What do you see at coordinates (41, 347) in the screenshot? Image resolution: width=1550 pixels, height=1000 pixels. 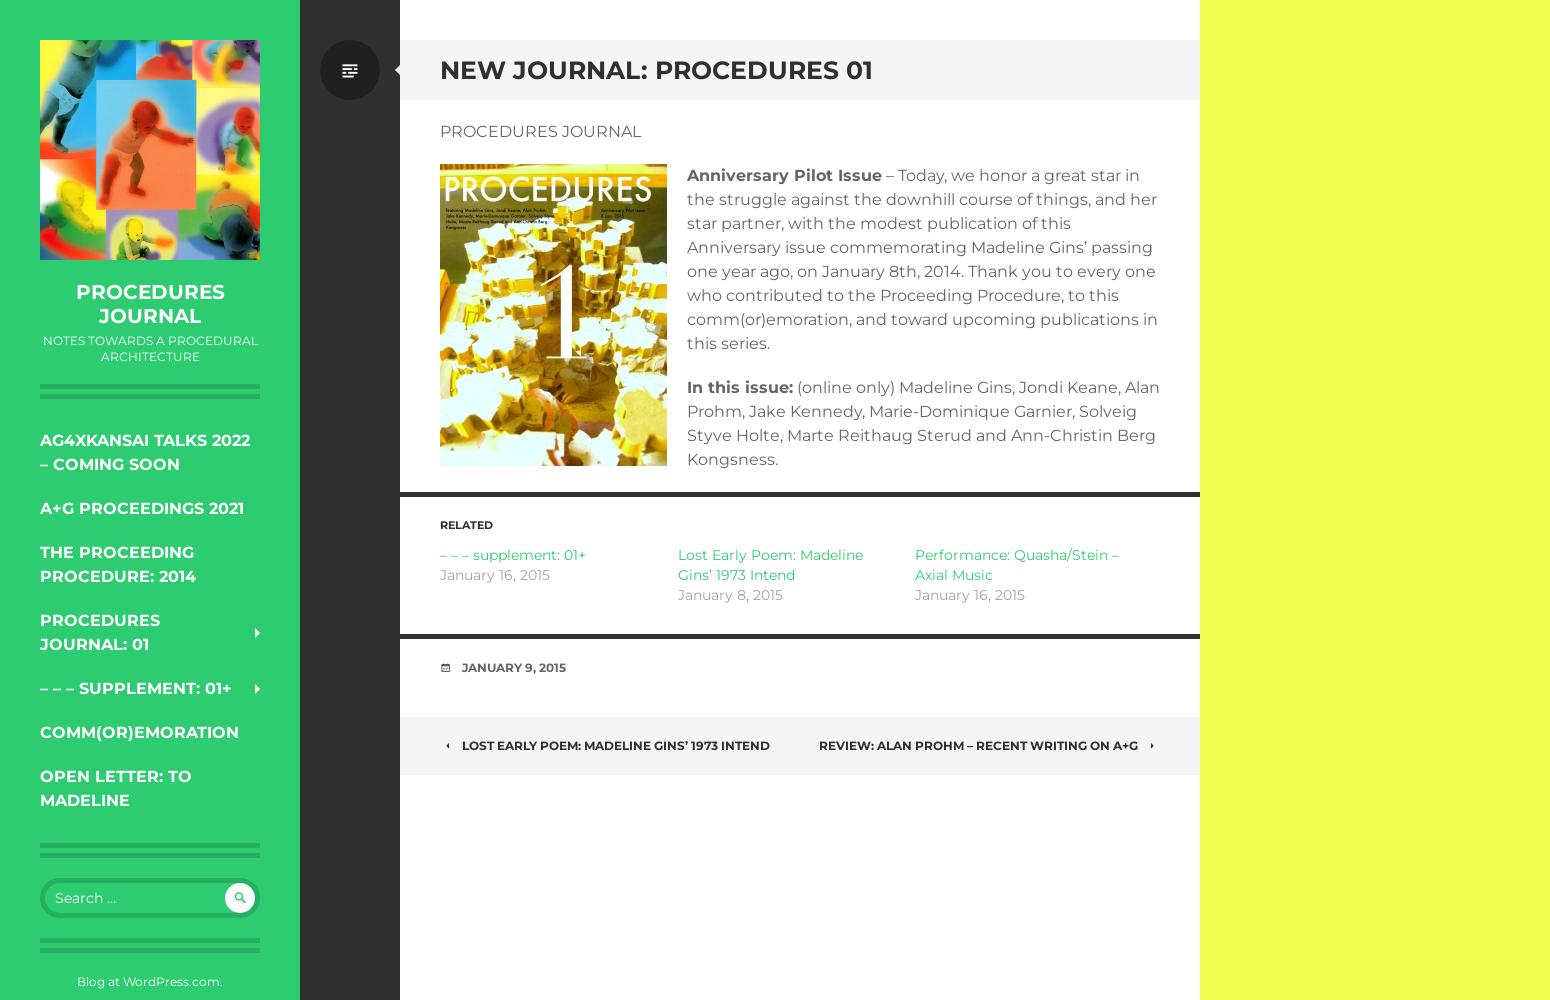 I see `'notes towards a procedural architecture'` at bounding box center [41, 347].